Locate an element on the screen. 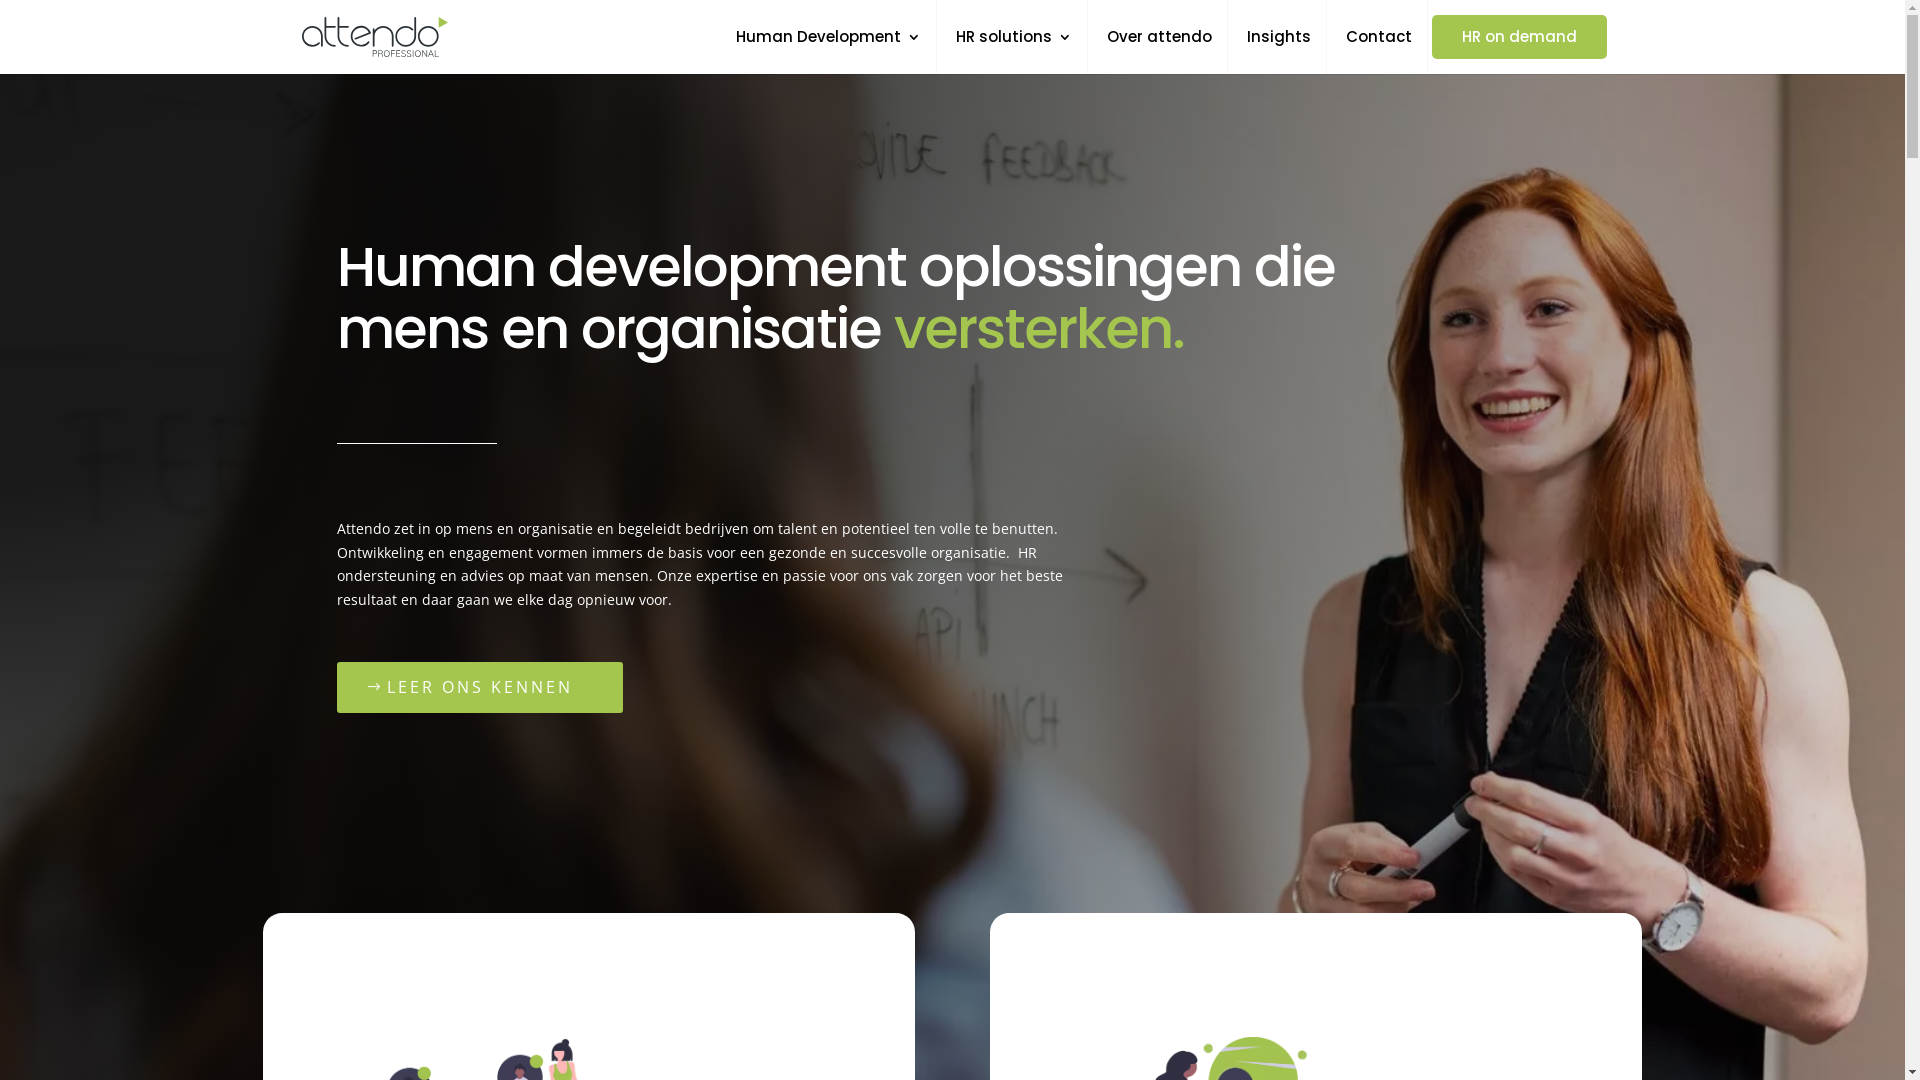 Image resolution: width=1920 pixels, height=1080 pixels. 'HR on demand' is located at coordinates (1519, 37).